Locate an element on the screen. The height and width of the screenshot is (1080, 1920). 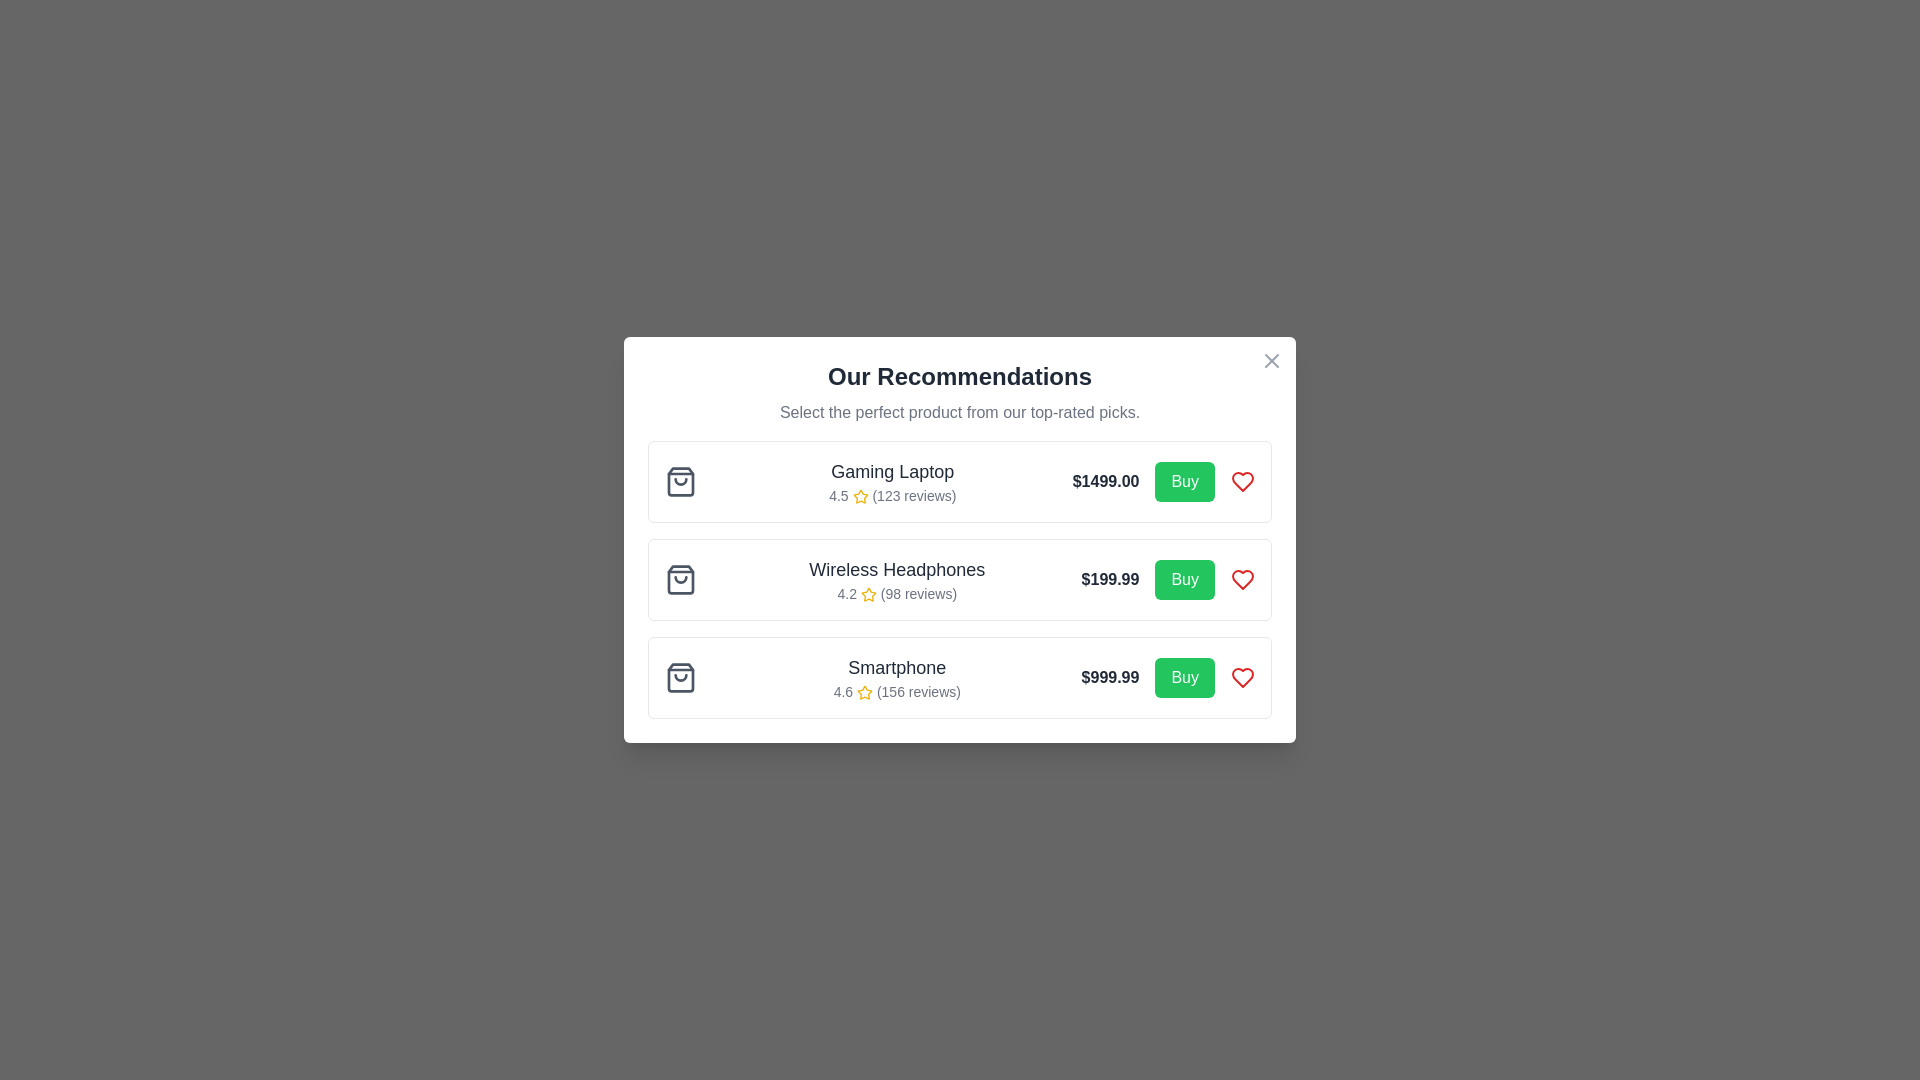
the shopping bag icon, which is a dark outlined vector graphic located in the leftmost area of the third row in the recommendations panel is located at coordinates (681, 677).